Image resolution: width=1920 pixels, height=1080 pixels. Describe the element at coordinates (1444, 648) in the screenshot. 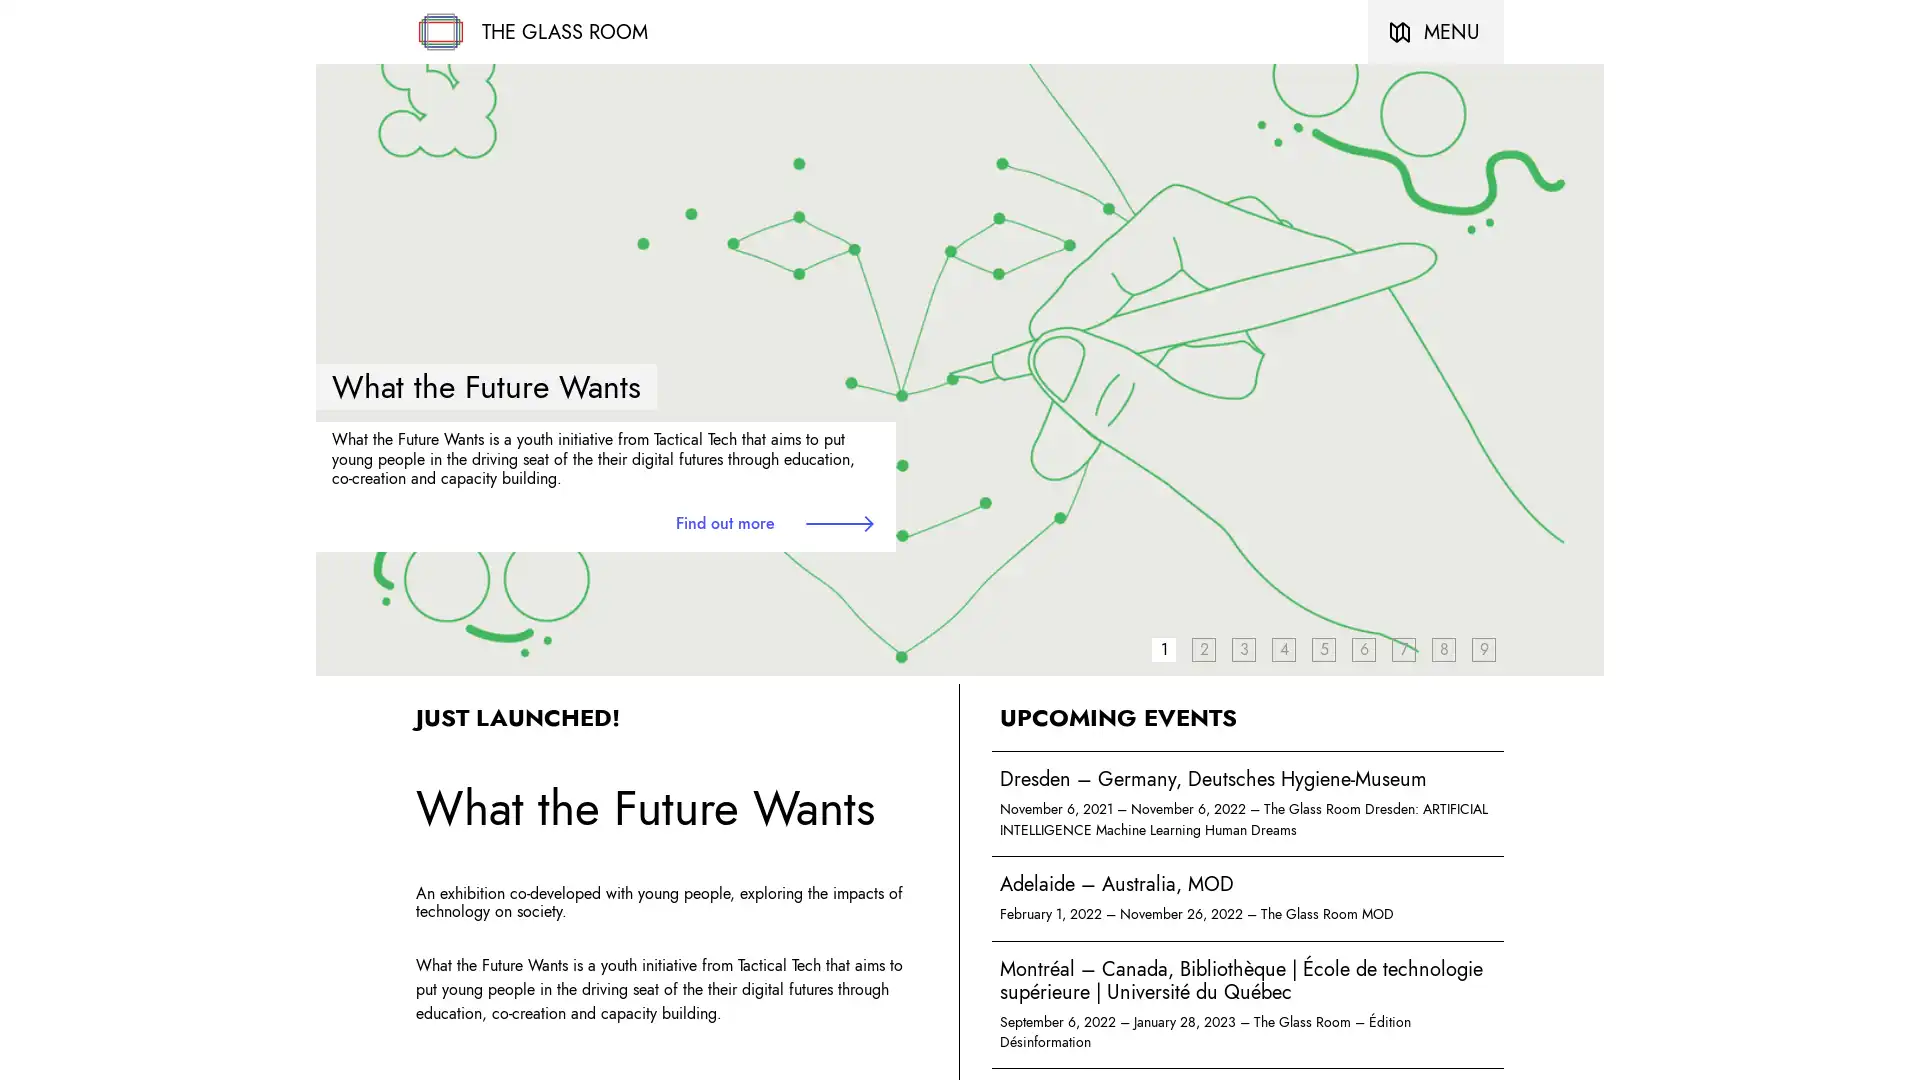

I see `slide item 8` at that location.